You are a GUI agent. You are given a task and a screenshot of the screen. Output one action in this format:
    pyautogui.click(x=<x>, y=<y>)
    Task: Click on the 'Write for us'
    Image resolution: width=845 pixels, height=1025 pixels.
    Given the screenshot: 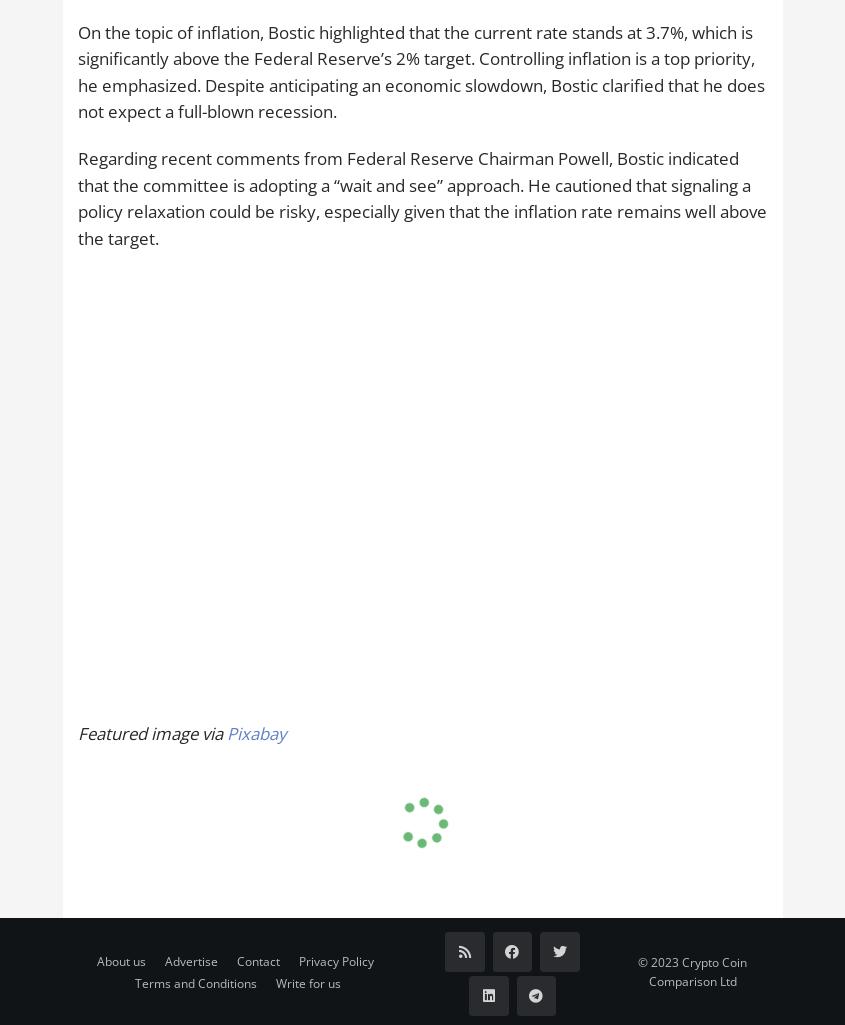 What is the action you would take?
    pyautogui.click(x=307, y=982)
    